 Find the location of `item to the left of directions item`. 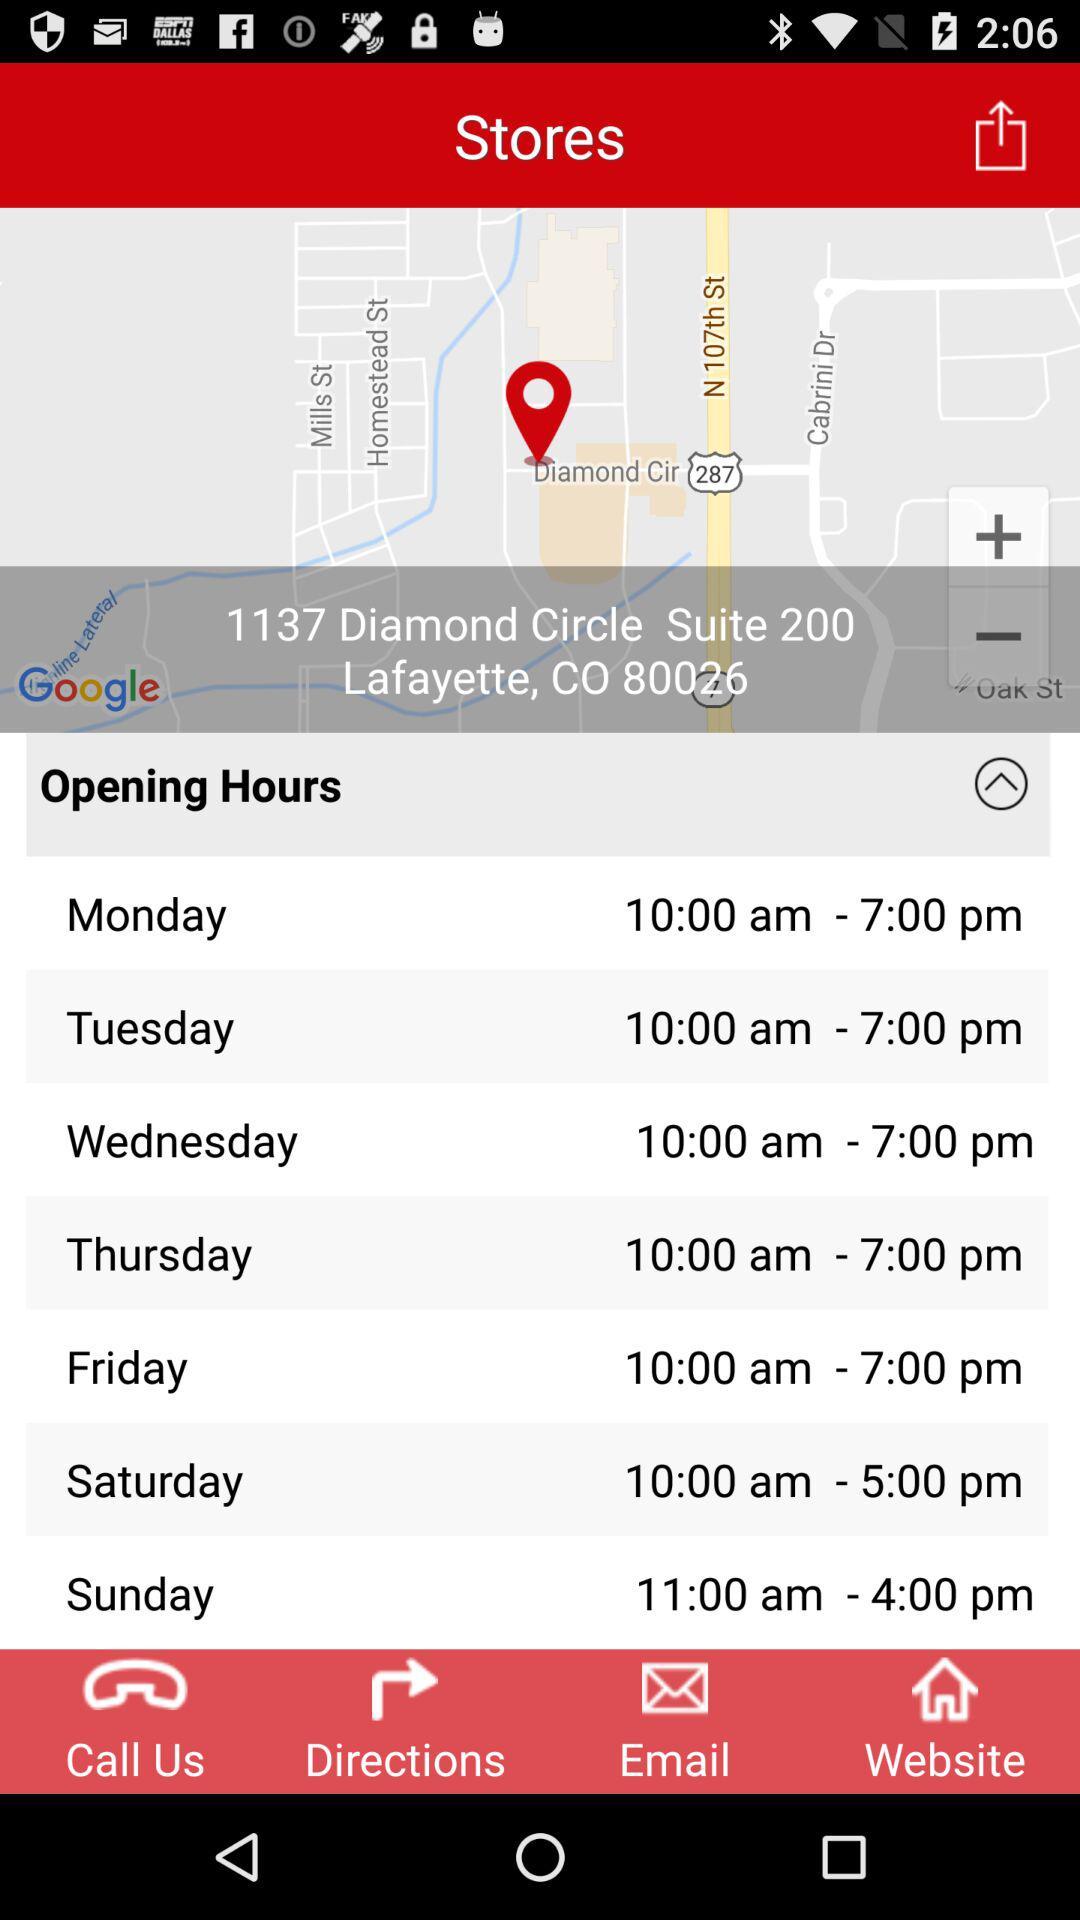

item to the left of directions item is located at coordinates (135, 1720).